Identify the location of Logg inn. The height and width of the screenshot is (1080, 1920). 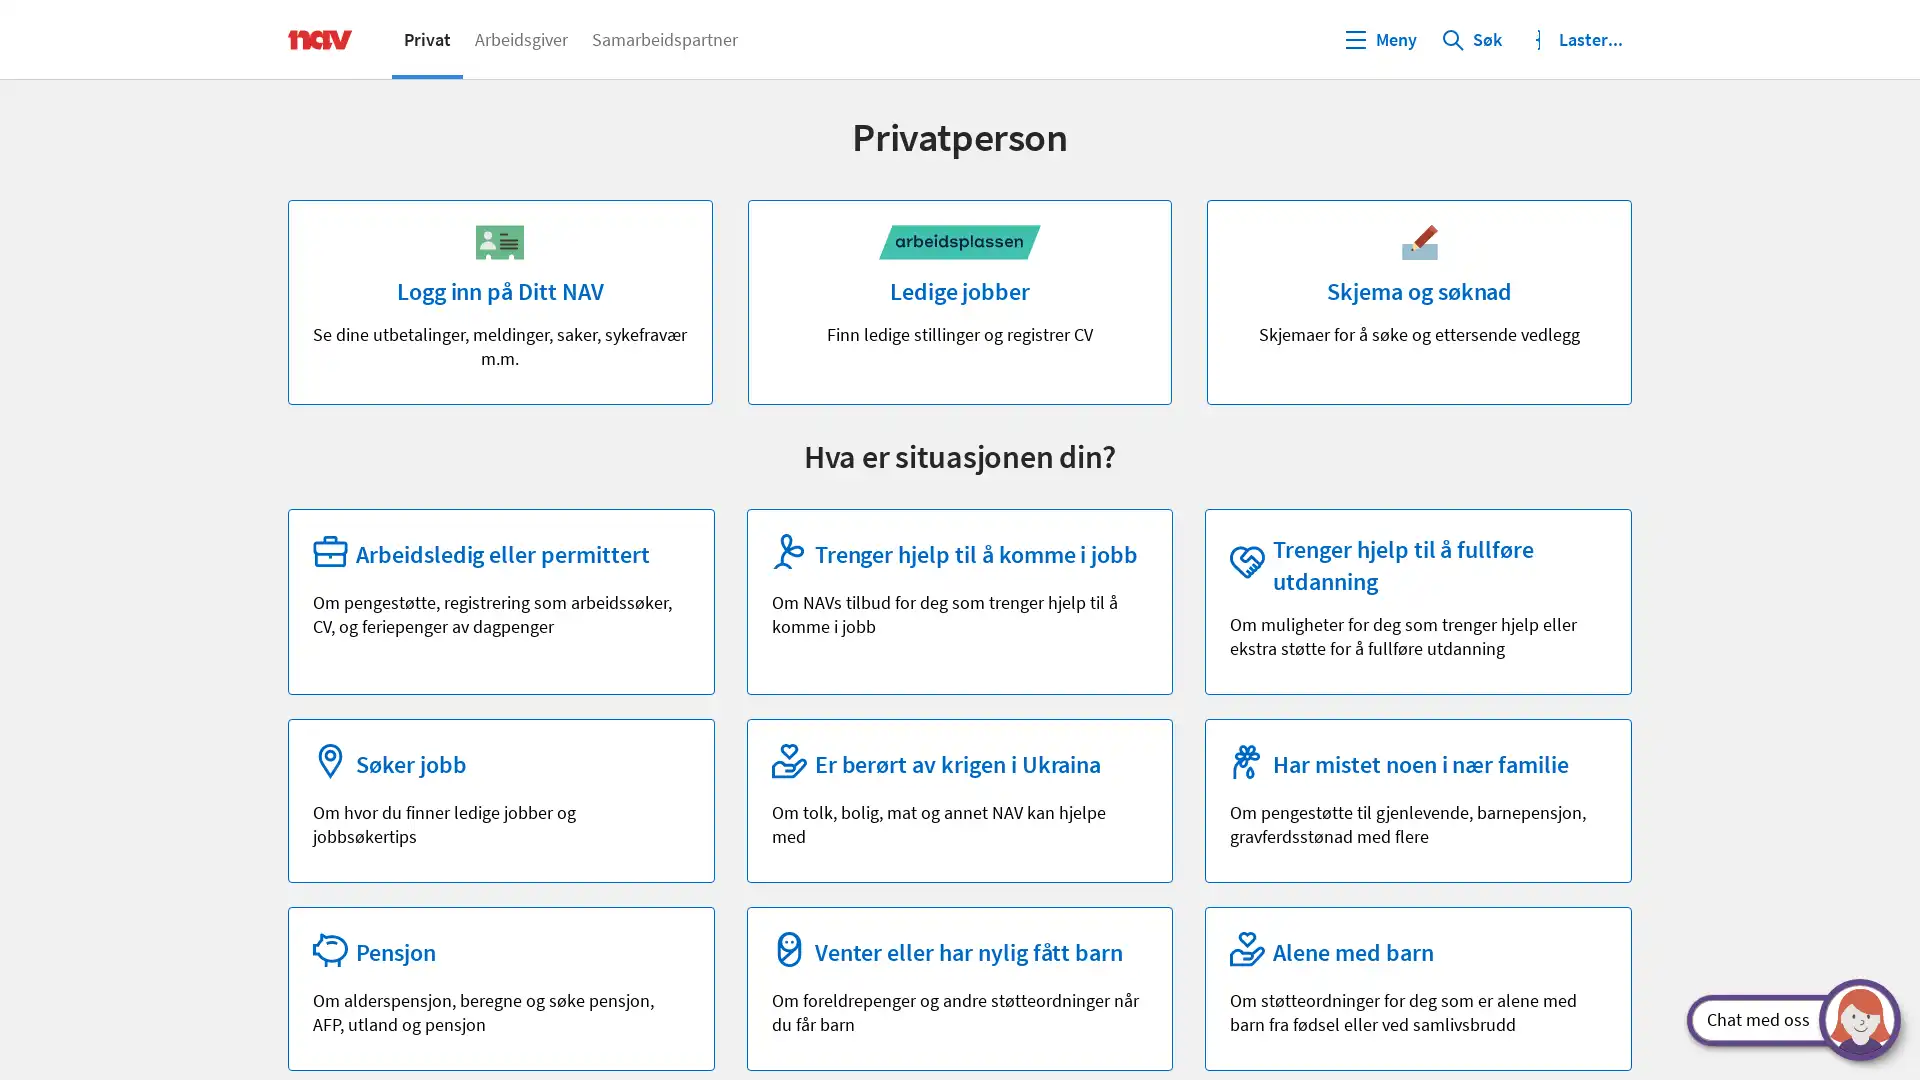
(1573, 38).